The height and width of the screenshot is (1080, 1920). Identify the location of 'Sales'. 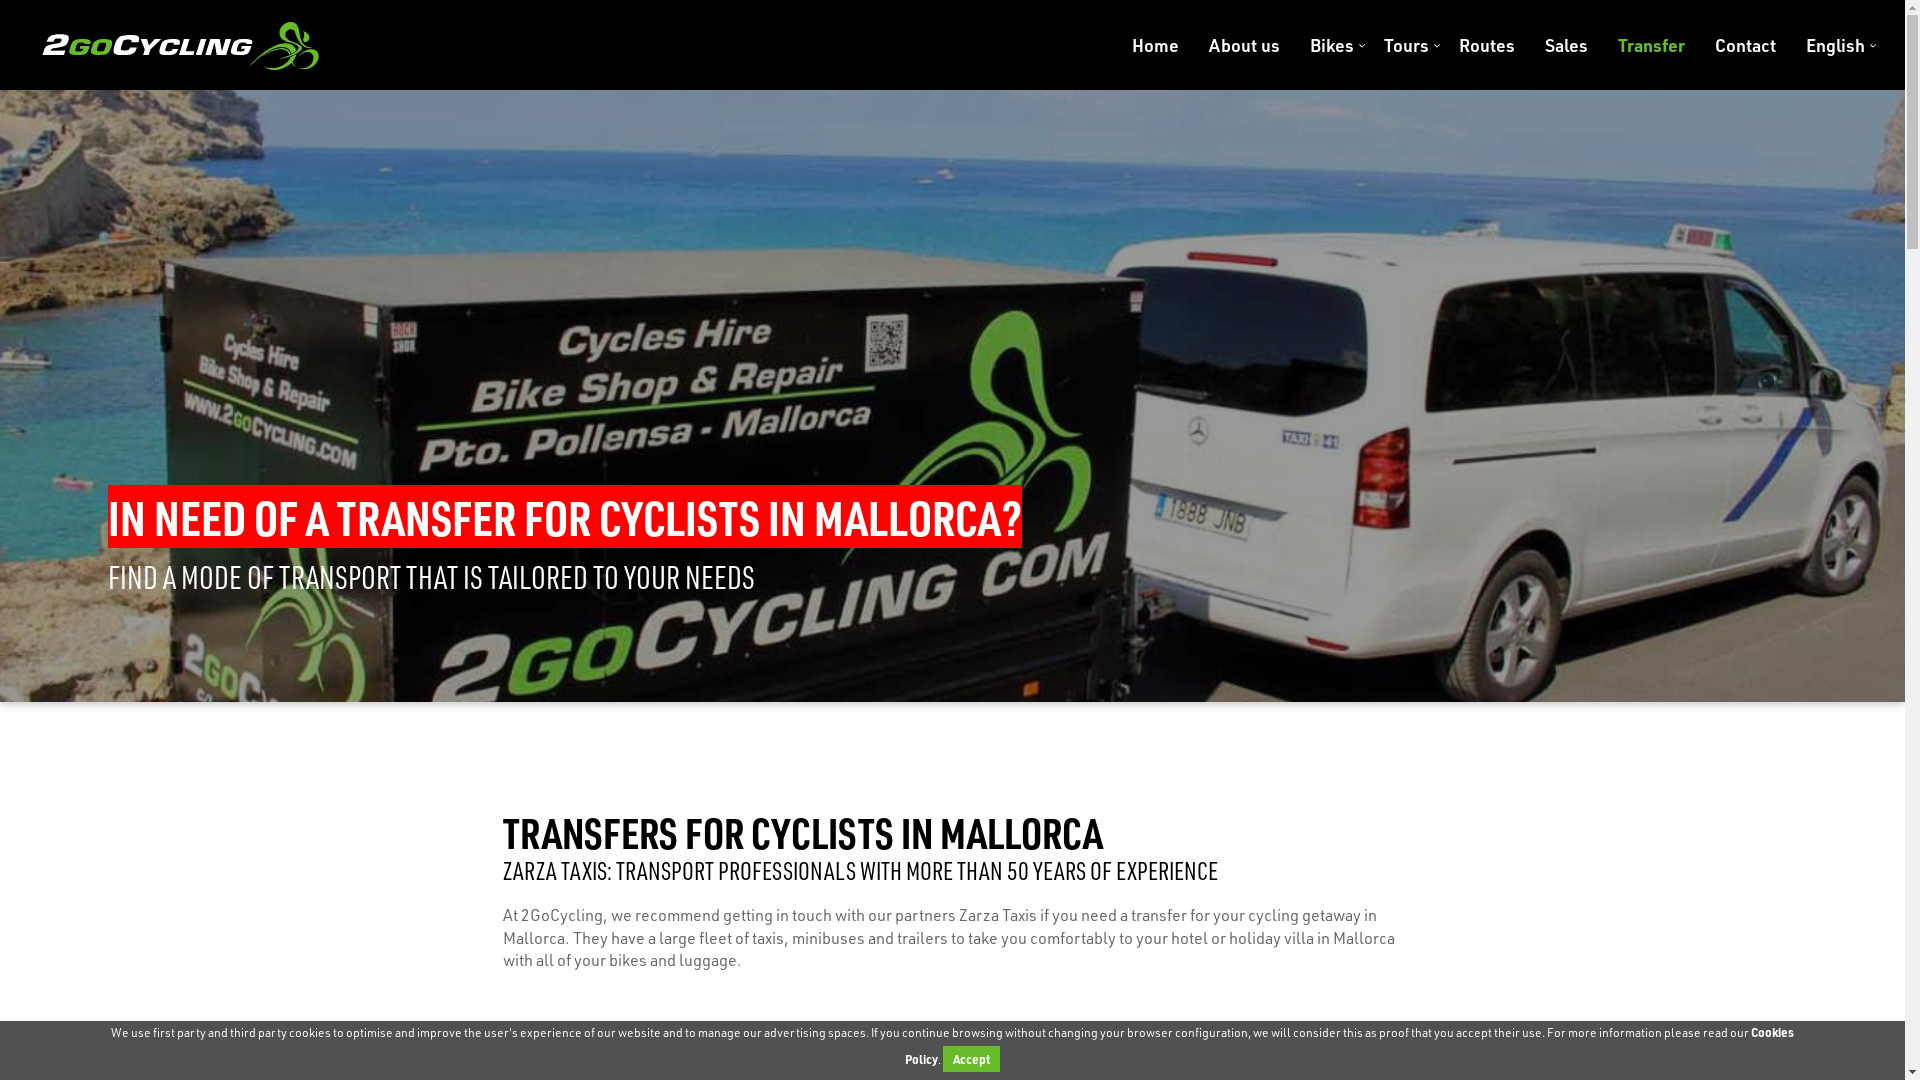
(1565, 45).